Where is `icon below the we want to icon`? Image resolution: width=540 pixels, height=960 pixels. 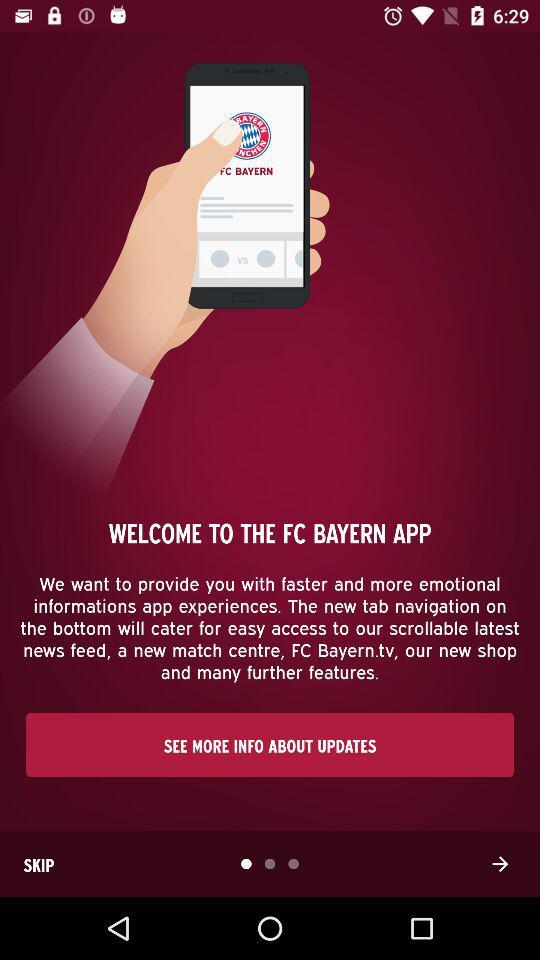
icon below the we want to icon is located at coordinates (270, 743).